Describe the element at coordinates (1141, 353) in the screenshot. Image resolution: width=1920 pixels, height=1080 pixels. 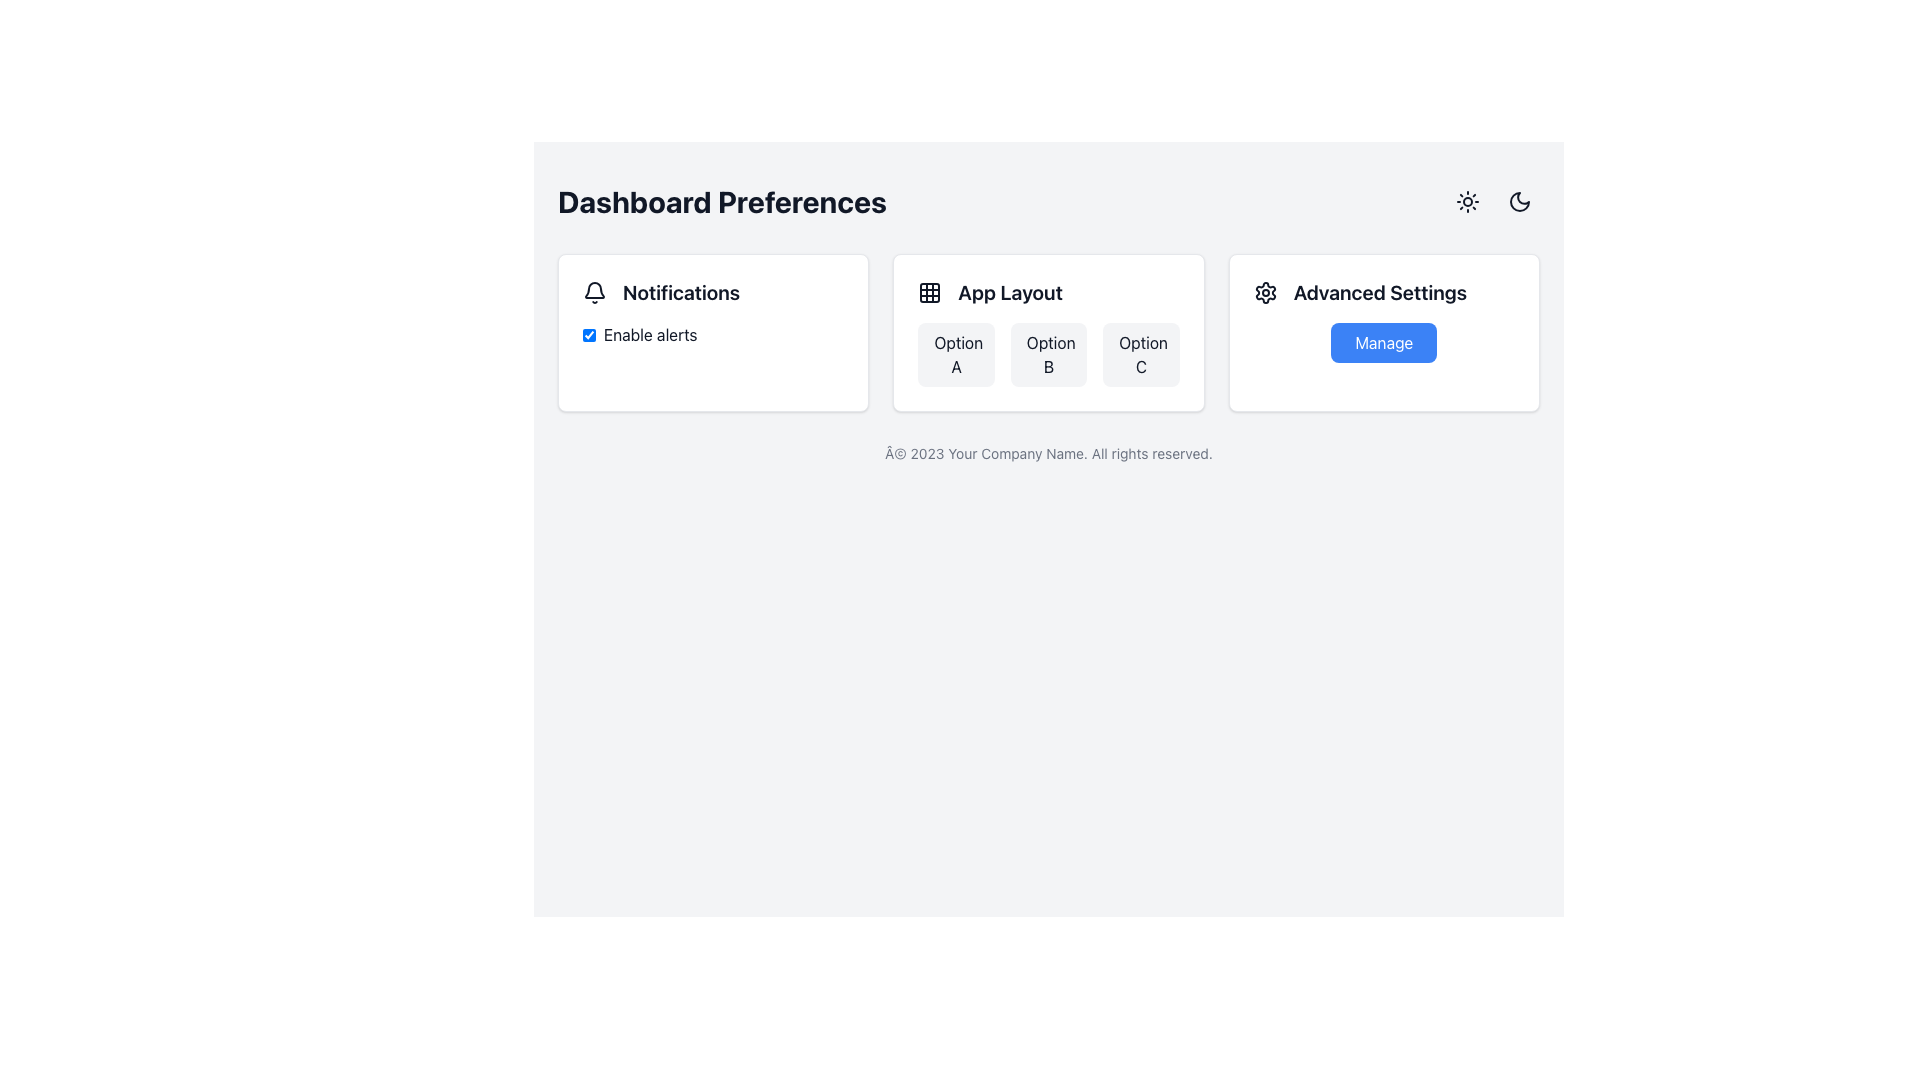
I see `the third button labeled 'Option C' in the 'App Layout' section` at that location.